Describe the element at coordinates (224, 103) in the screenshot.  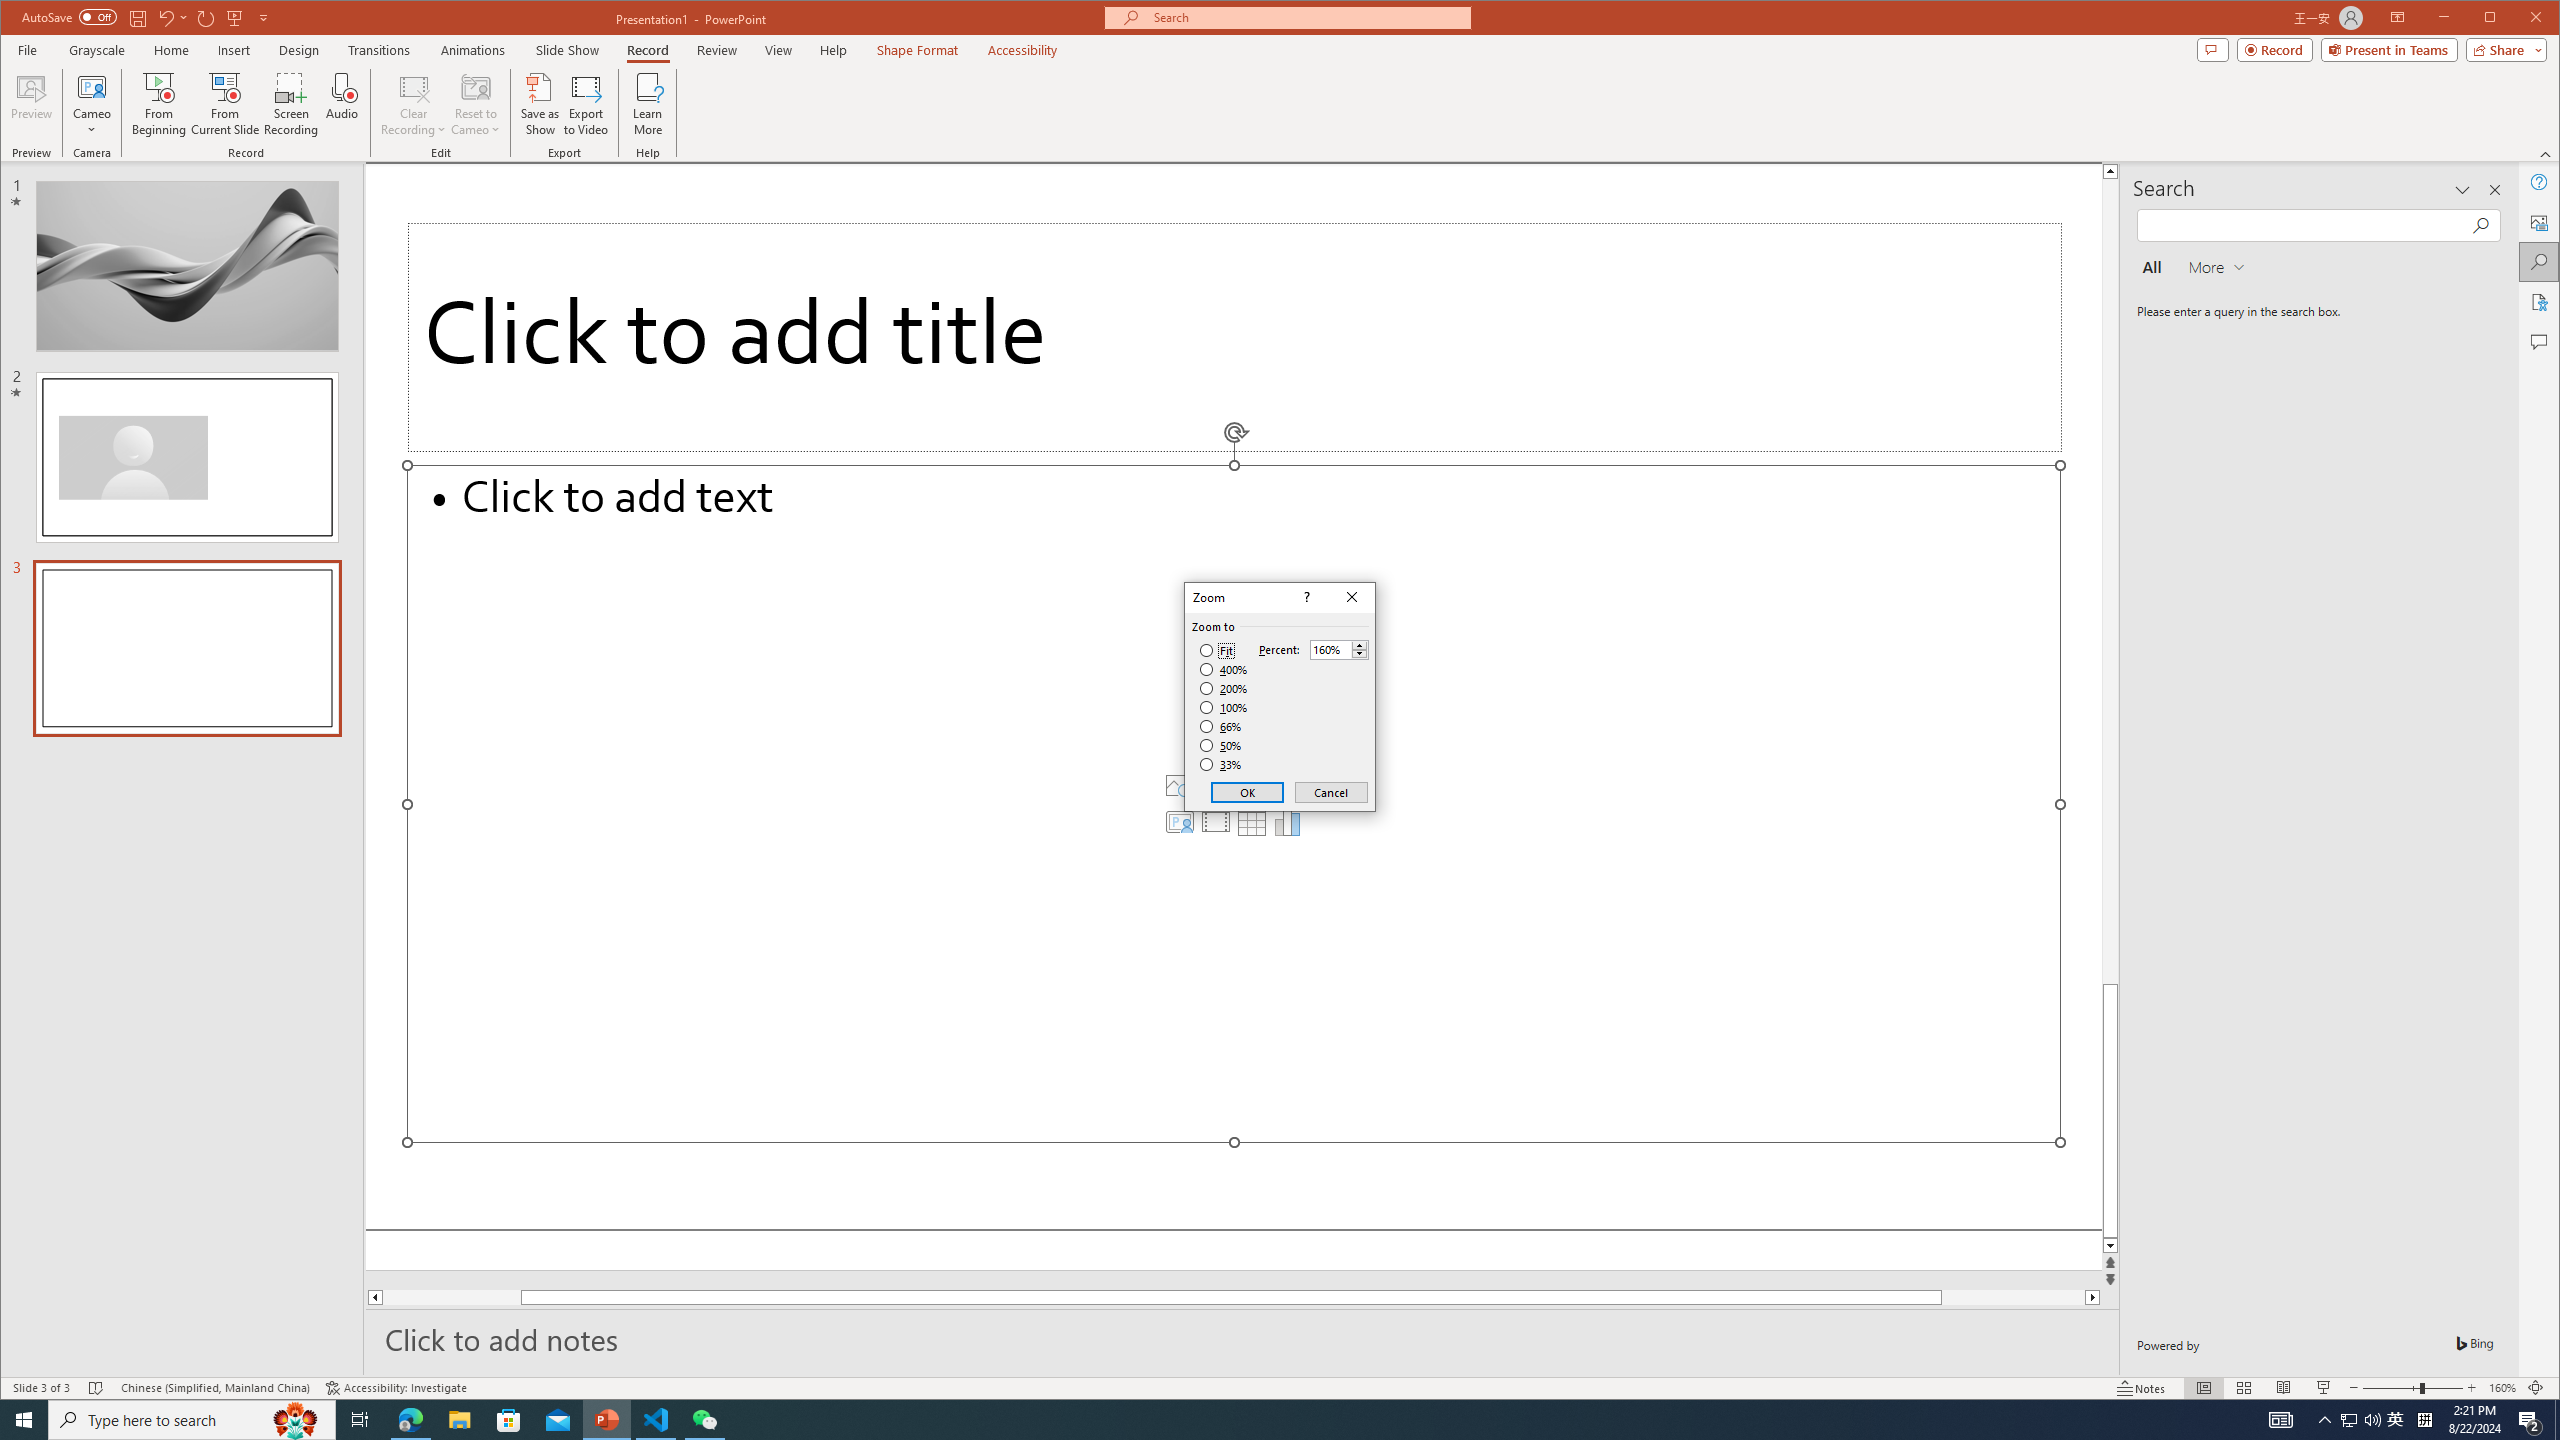
I see `'From Current Slide...'` at that location.